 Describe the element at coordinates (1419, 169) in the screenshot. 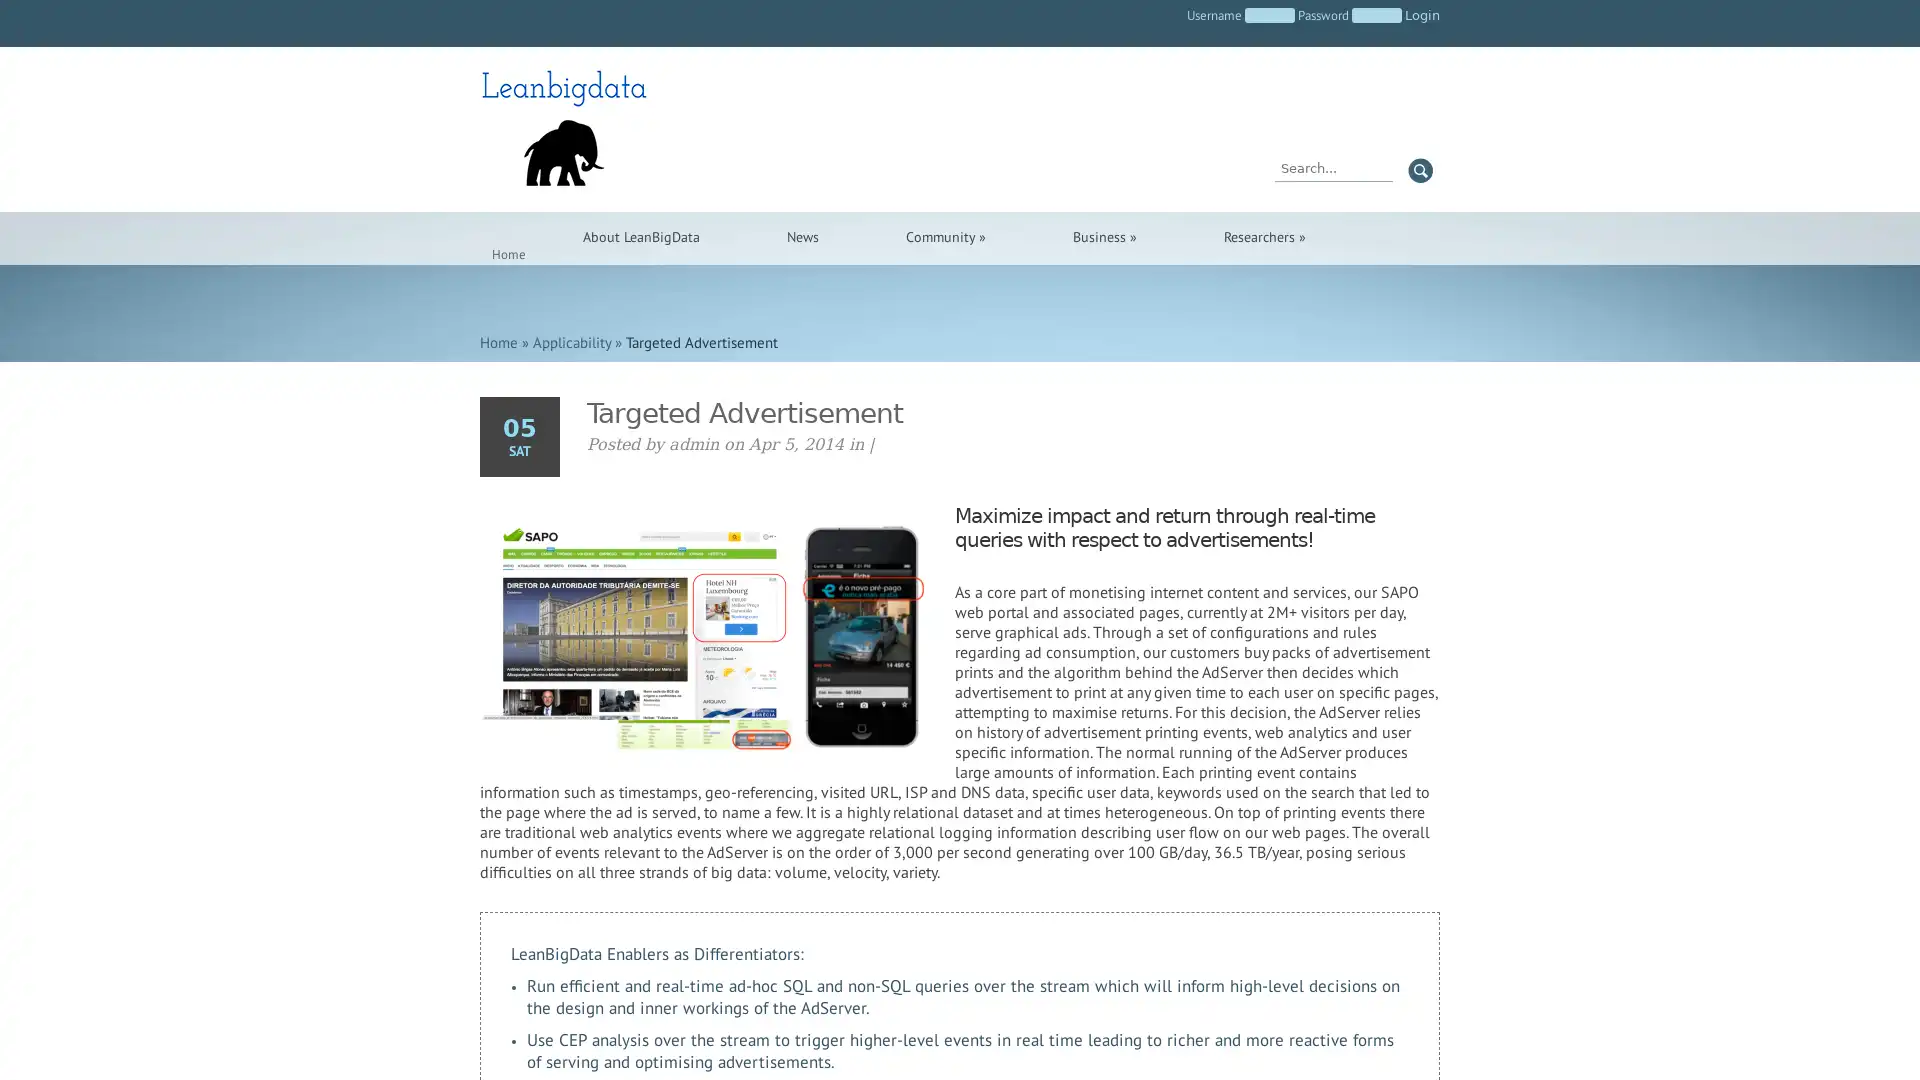

I see `Submit` at that location.